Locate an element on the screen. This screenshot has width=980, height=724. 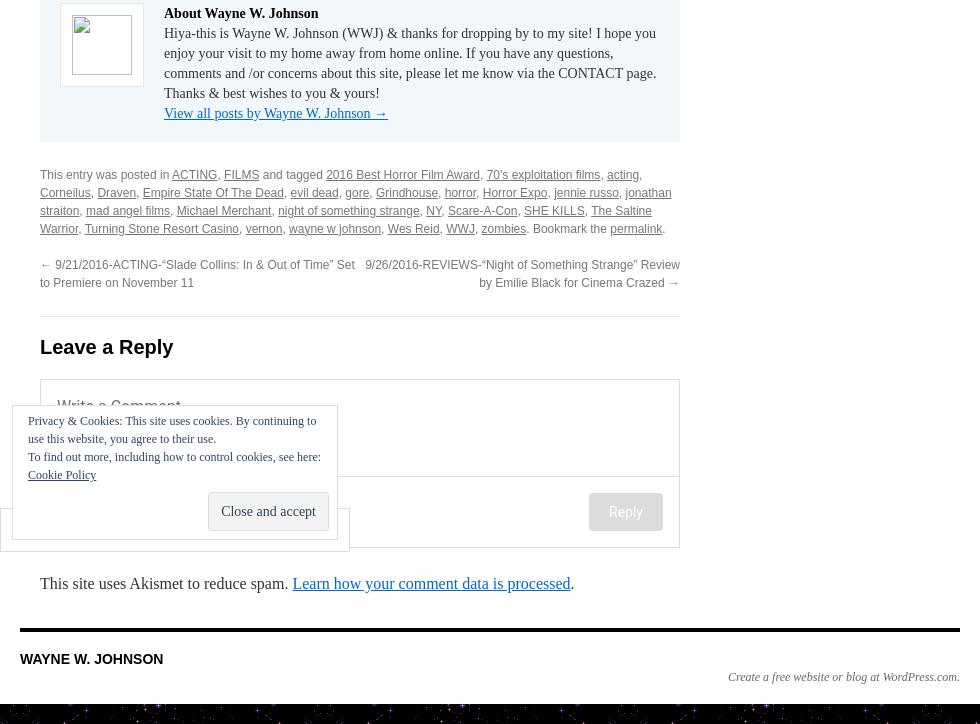
'This site uses Akismet to reduce spam.' is located at coordinates (166, 582).